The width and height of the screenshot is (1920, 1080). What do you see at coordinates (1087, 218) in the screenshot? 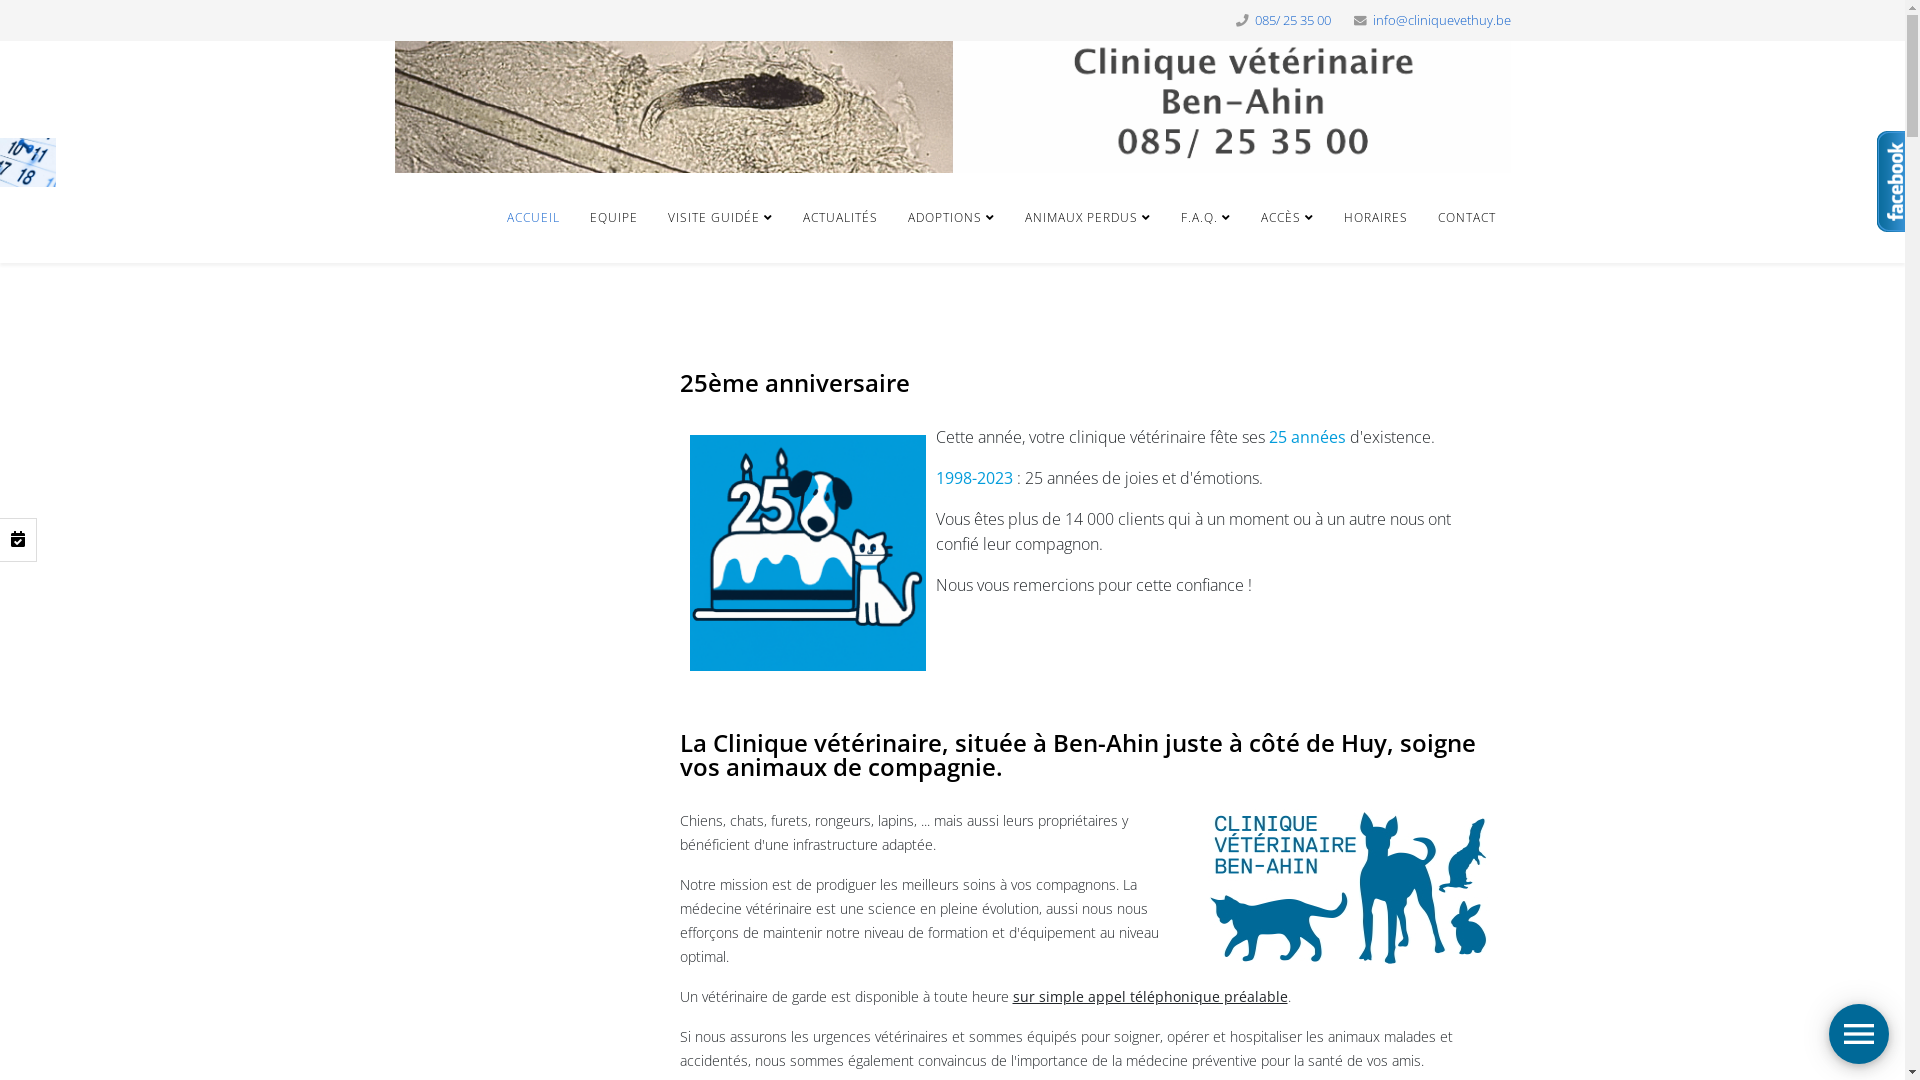
I see `'ANIMAUX PERDUS'` at bounding box center [1087, 218].